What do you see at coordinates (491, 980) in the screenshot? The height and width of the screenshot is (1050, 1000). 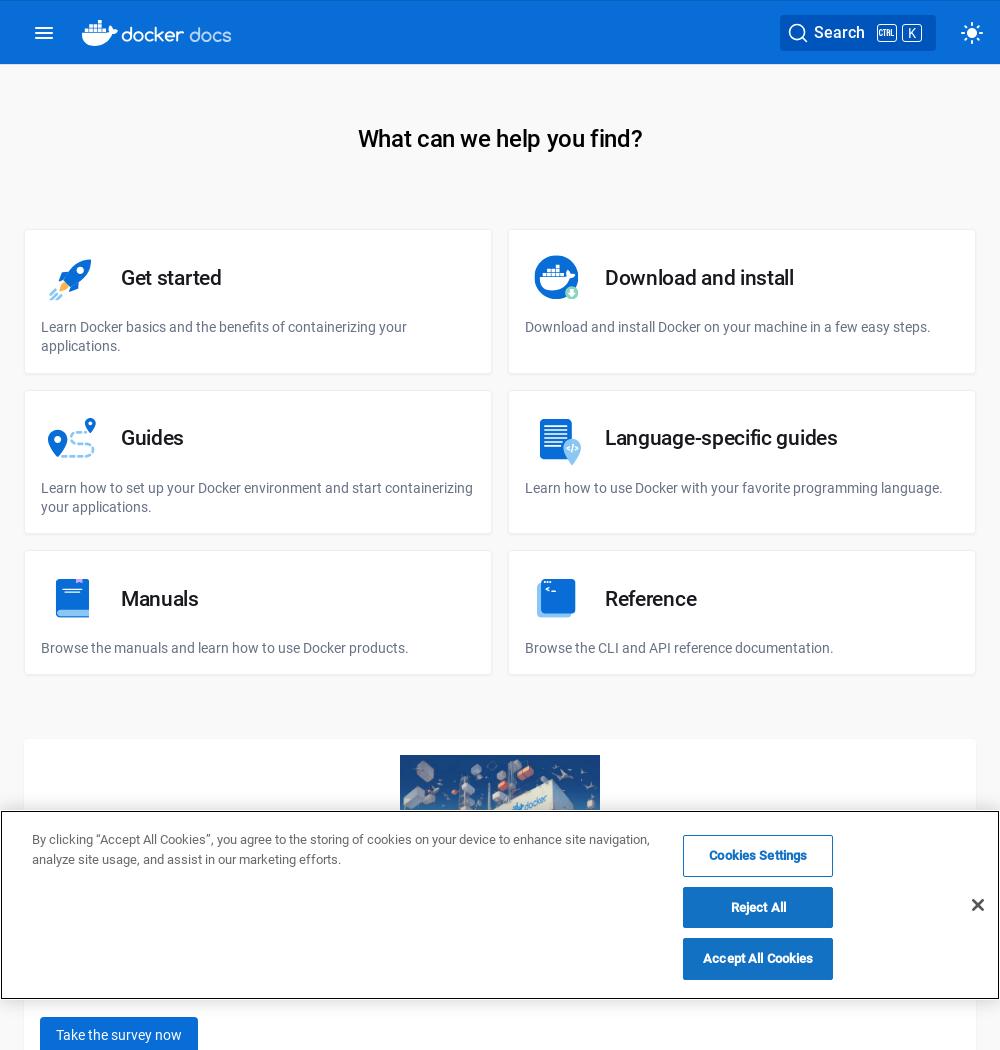 I see `'Help us shape the future of application development by taking our State of Application Development survey by 20th November 2023 and enter for a chance to win a new laptop, a video game console, a Docker swag set, or other cool prizes!'` at bounding box center [491, 980].